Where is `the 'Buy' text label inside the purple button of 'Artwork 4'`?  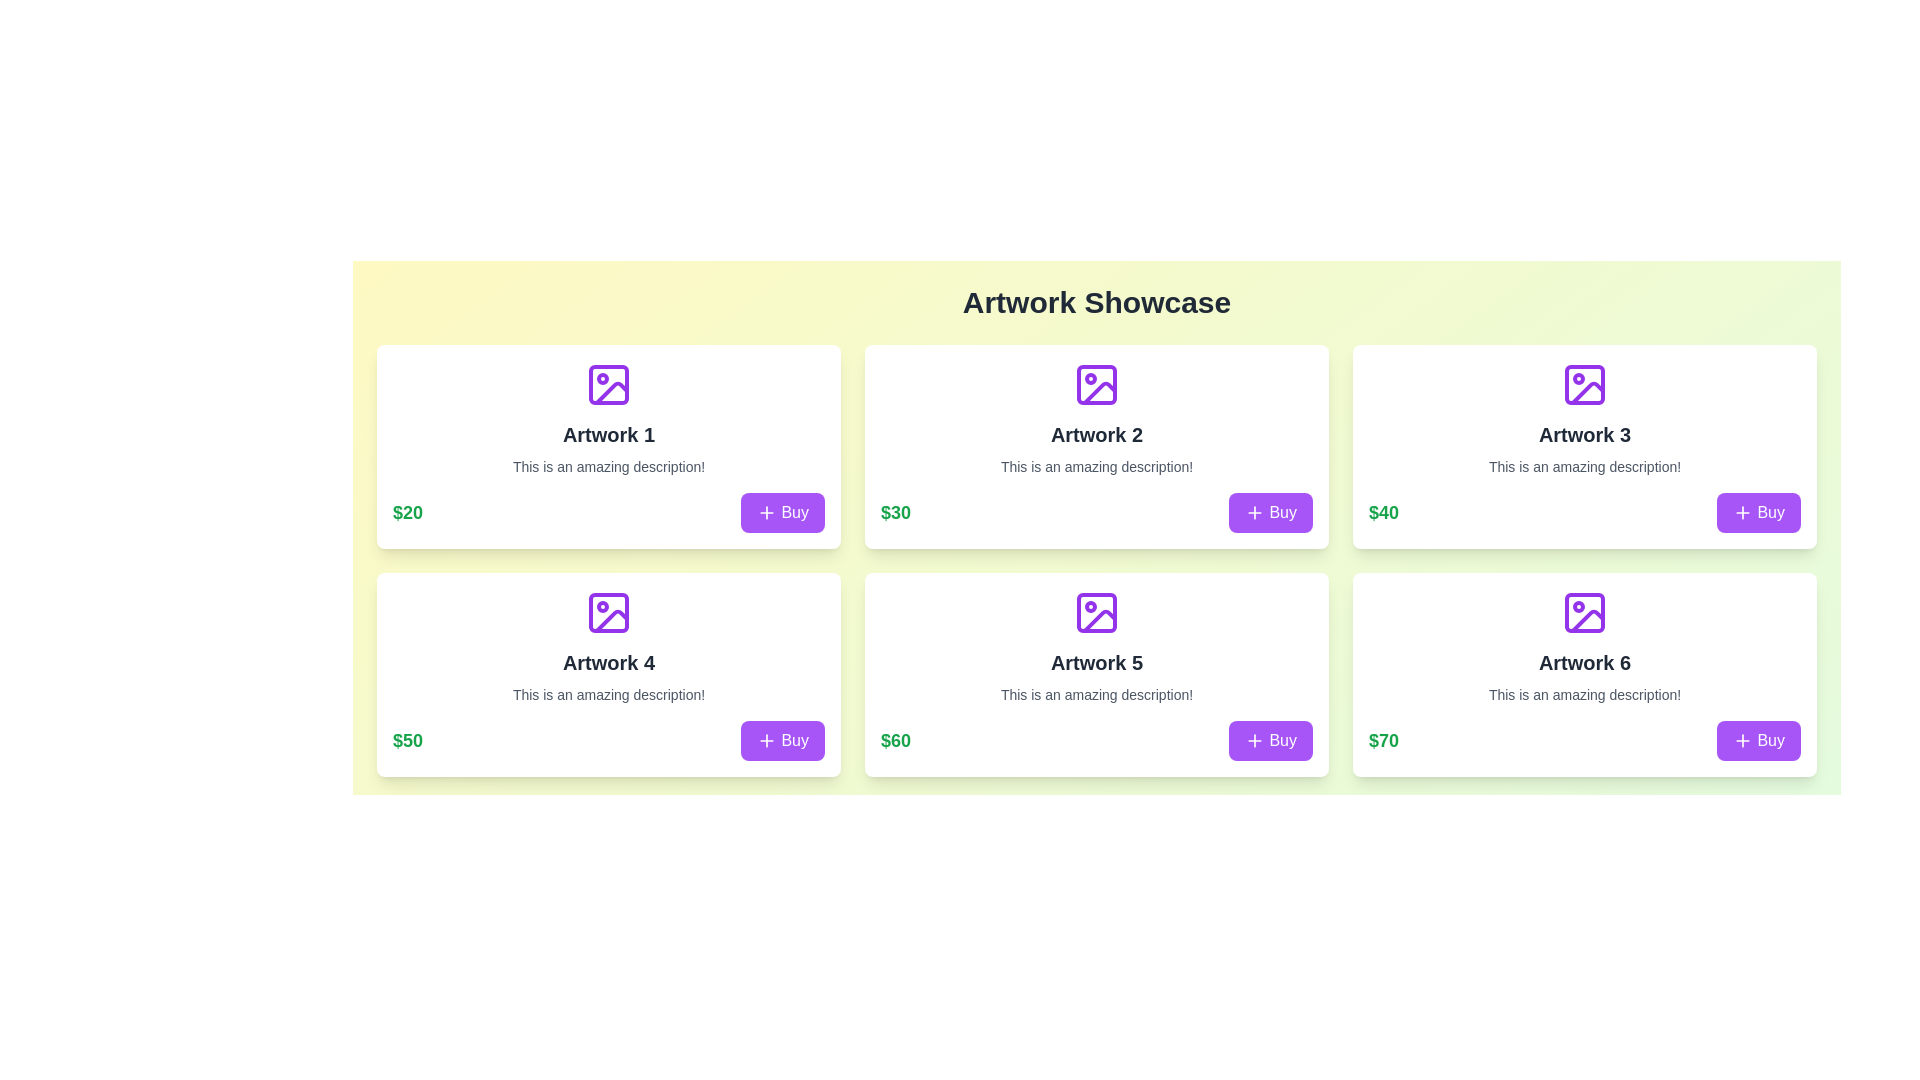 the 'Buy' text label inside the purple button of 'Artwork 4' is located at coordinates (794, 740).